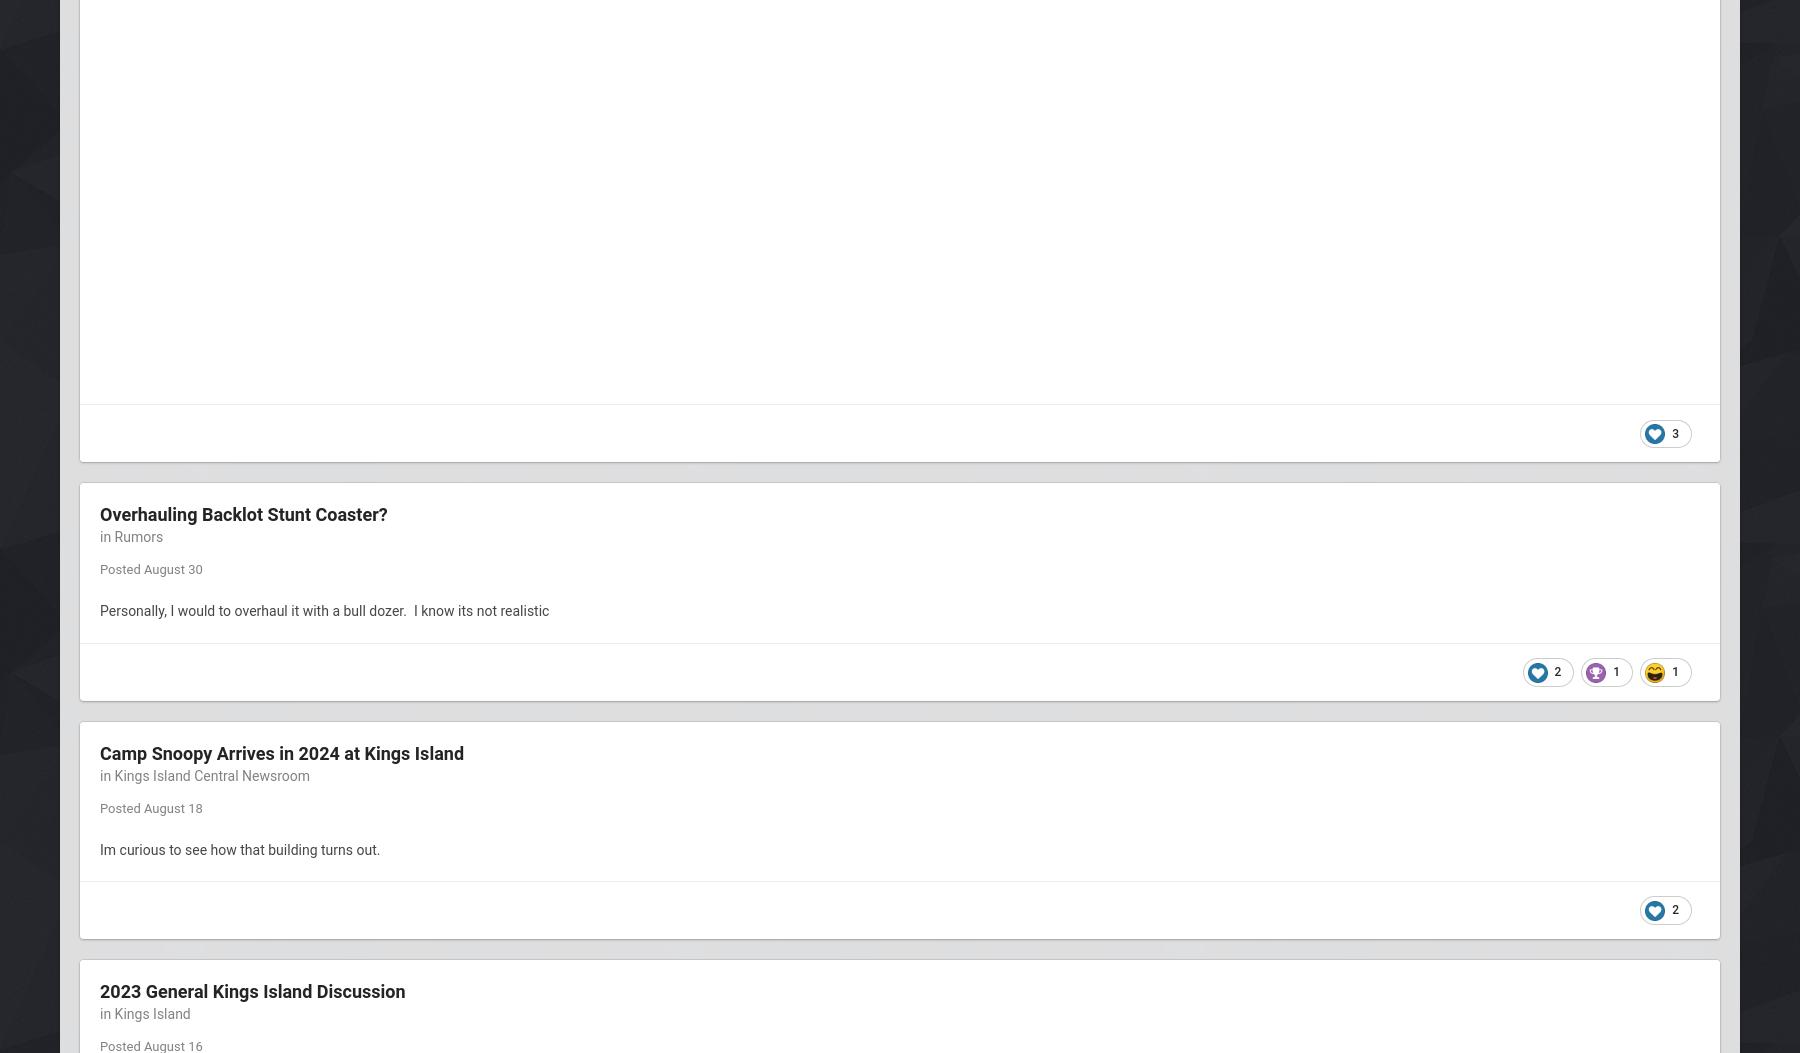 The height and width of the screenshot is (1053, 1800). What do you see at coordinates (212, 775) in the screenshot?
I see `'Kings Island Central Newsroom'` at bounding box center [212, 775].